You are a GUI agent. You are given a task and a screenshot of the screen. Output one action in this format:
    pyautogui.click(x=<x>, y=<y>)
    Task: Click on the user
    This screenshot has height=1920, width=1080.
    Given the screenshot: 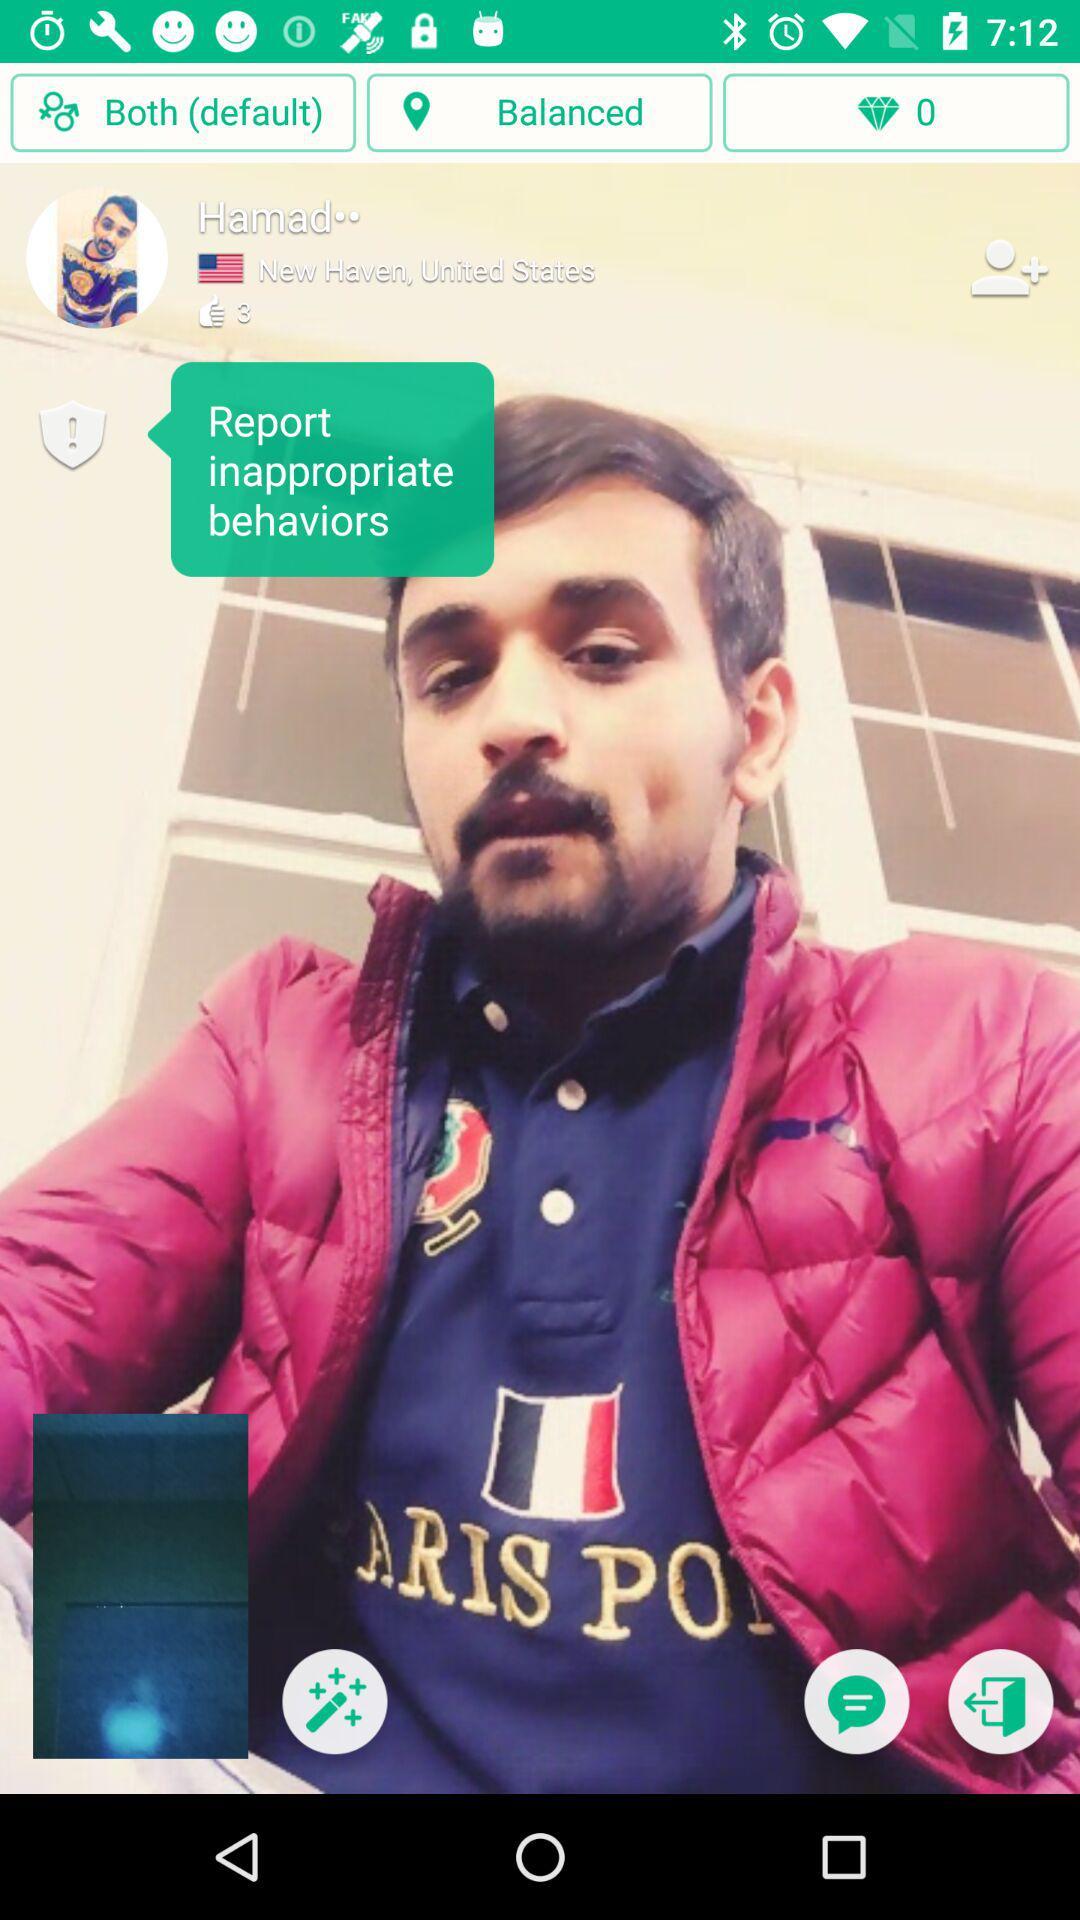 What is the action you would take?
    pyautogui.click(x=1007, y=266)
    